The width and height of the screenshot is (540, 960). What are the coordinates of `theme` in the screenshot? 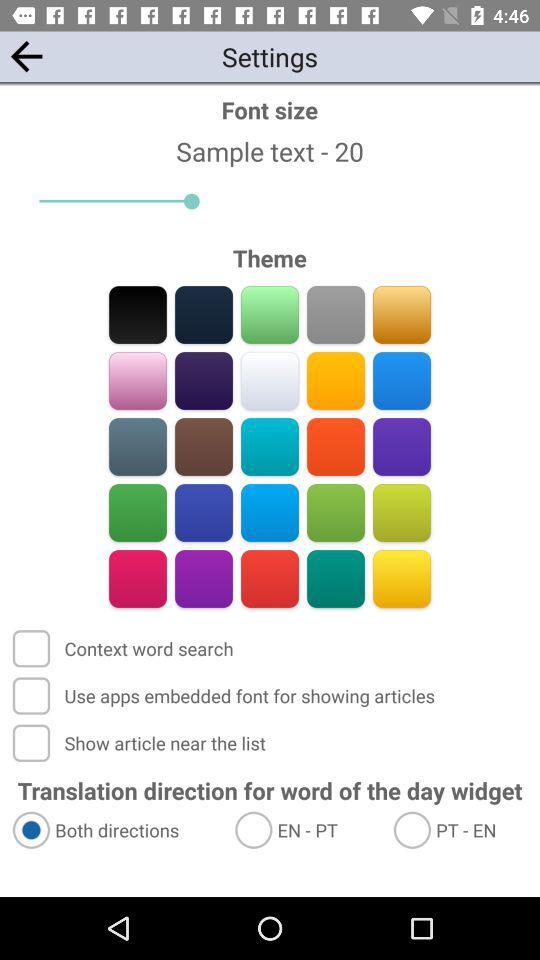 It's located at (203, 380).